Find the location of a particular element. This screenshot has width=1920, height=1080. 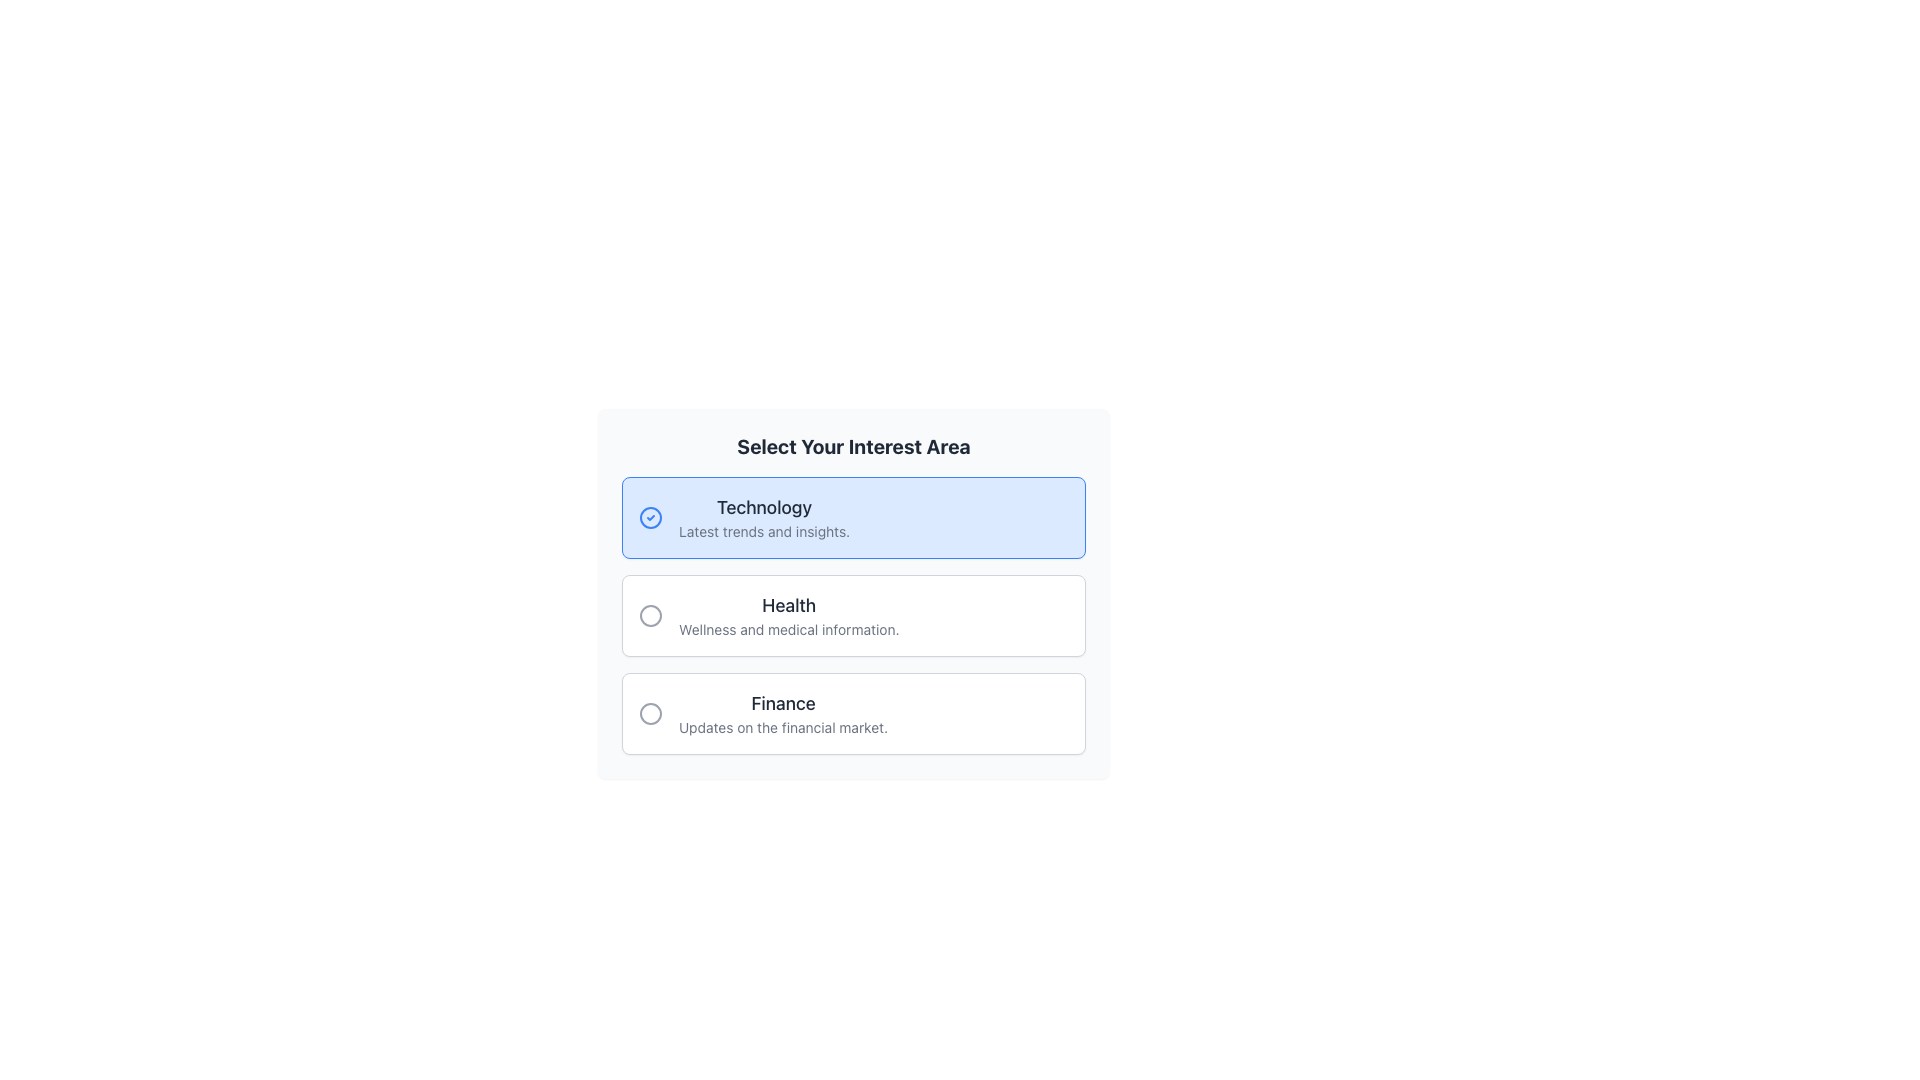

the selectable card for the 'Finance' topic, which is the third card in a vertical list located below the 'Health' card is located at coordinates (854, 712).